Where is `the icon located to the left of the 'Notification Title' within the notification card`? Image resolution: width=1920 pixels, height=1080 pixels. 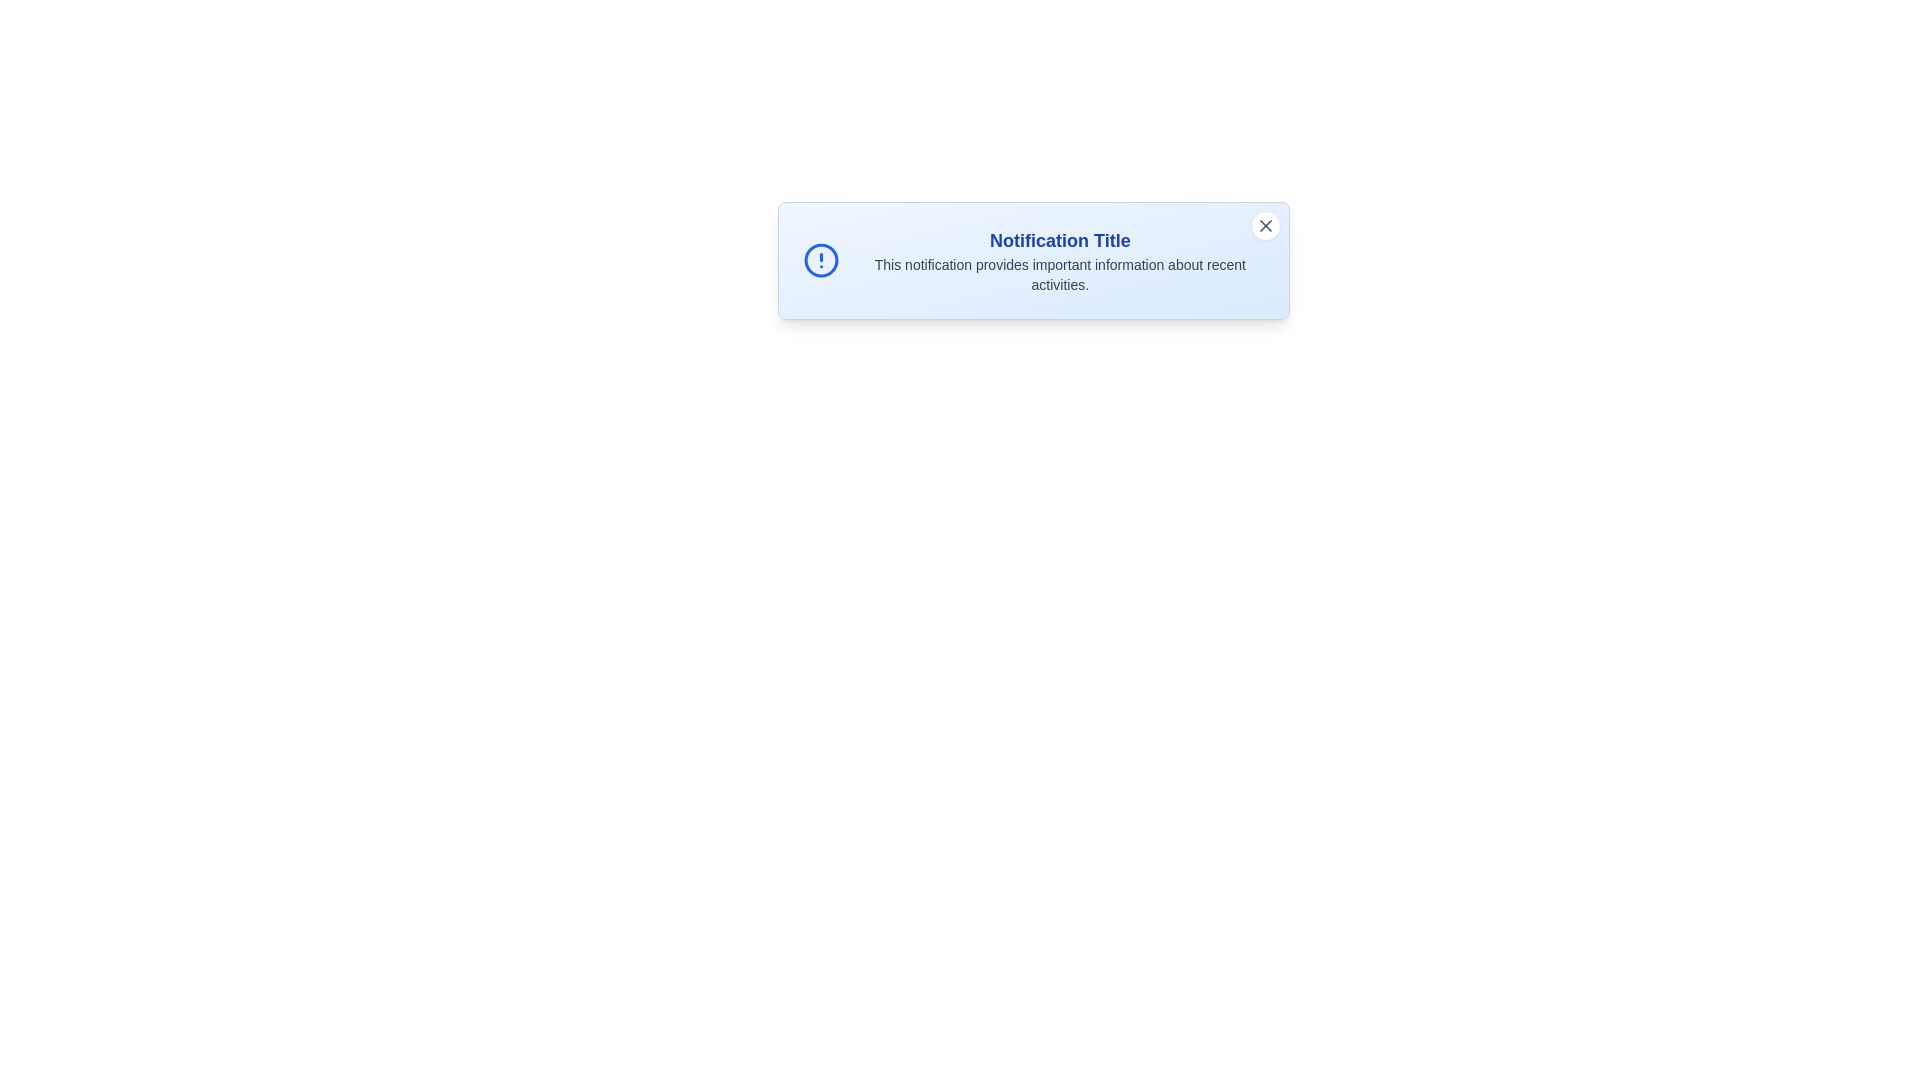 the icon located to the left of the 'Notification Title' within the notification card is located at coordinates (821, 260).